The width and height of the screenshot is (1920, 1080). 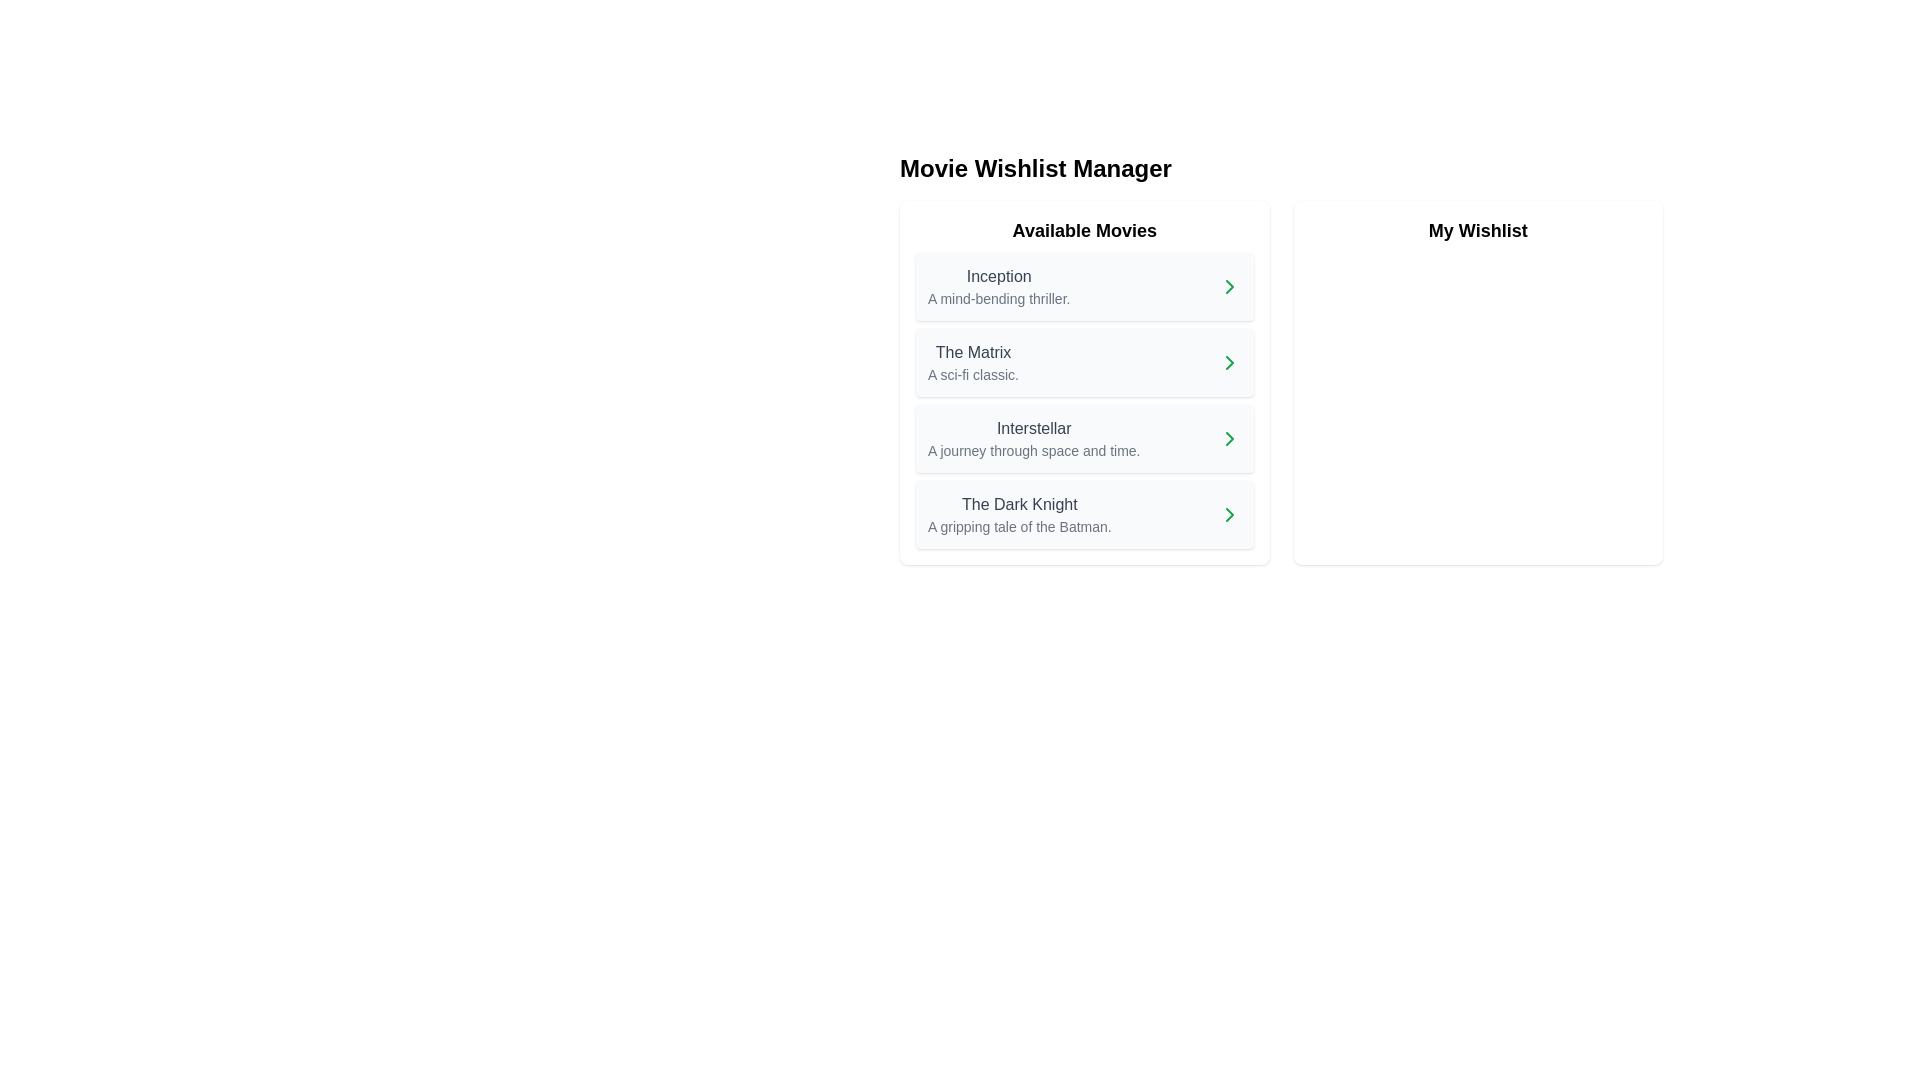 I want to click on the static text label displaying 'Interstellar', which is positioned as the main title in the third item of the 'Available Movies' list on the left side of the interface, so click(x=1034, y=427).